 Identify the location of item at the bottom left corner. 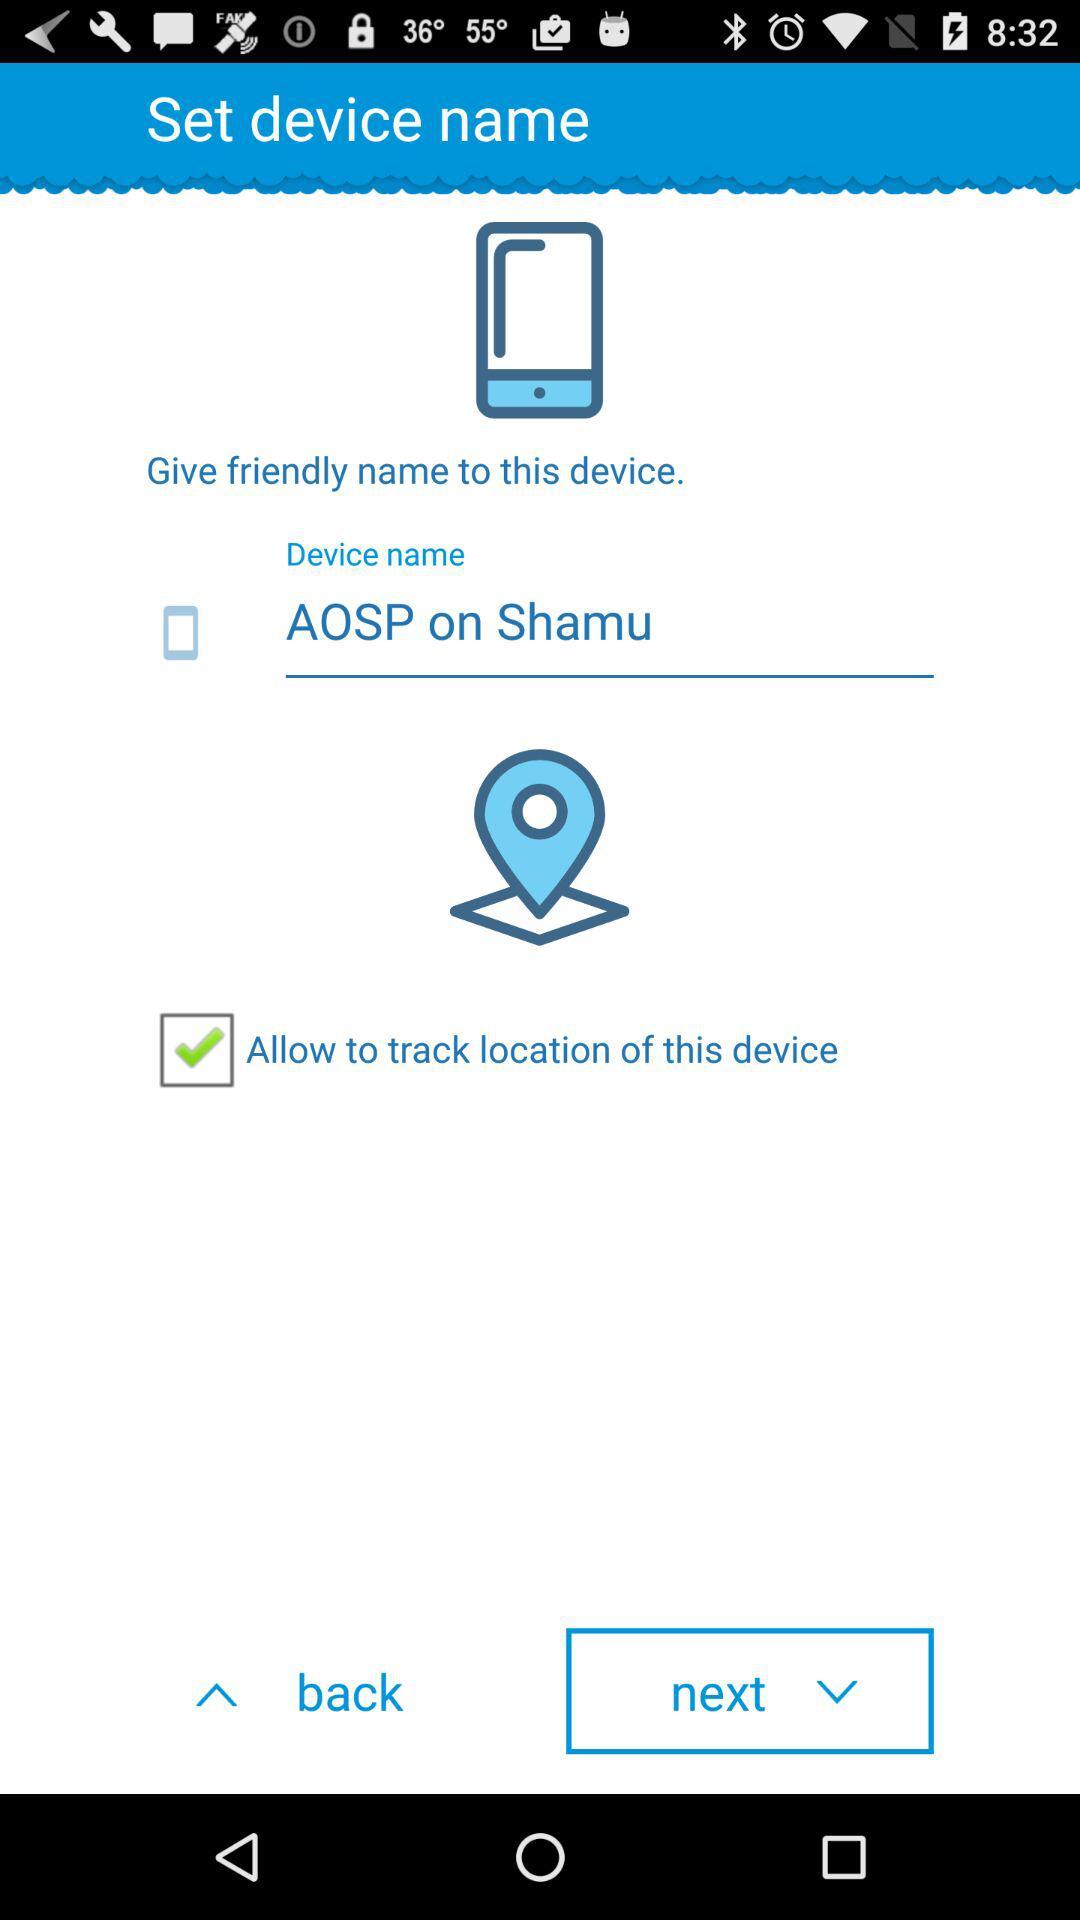
(329, 1690).